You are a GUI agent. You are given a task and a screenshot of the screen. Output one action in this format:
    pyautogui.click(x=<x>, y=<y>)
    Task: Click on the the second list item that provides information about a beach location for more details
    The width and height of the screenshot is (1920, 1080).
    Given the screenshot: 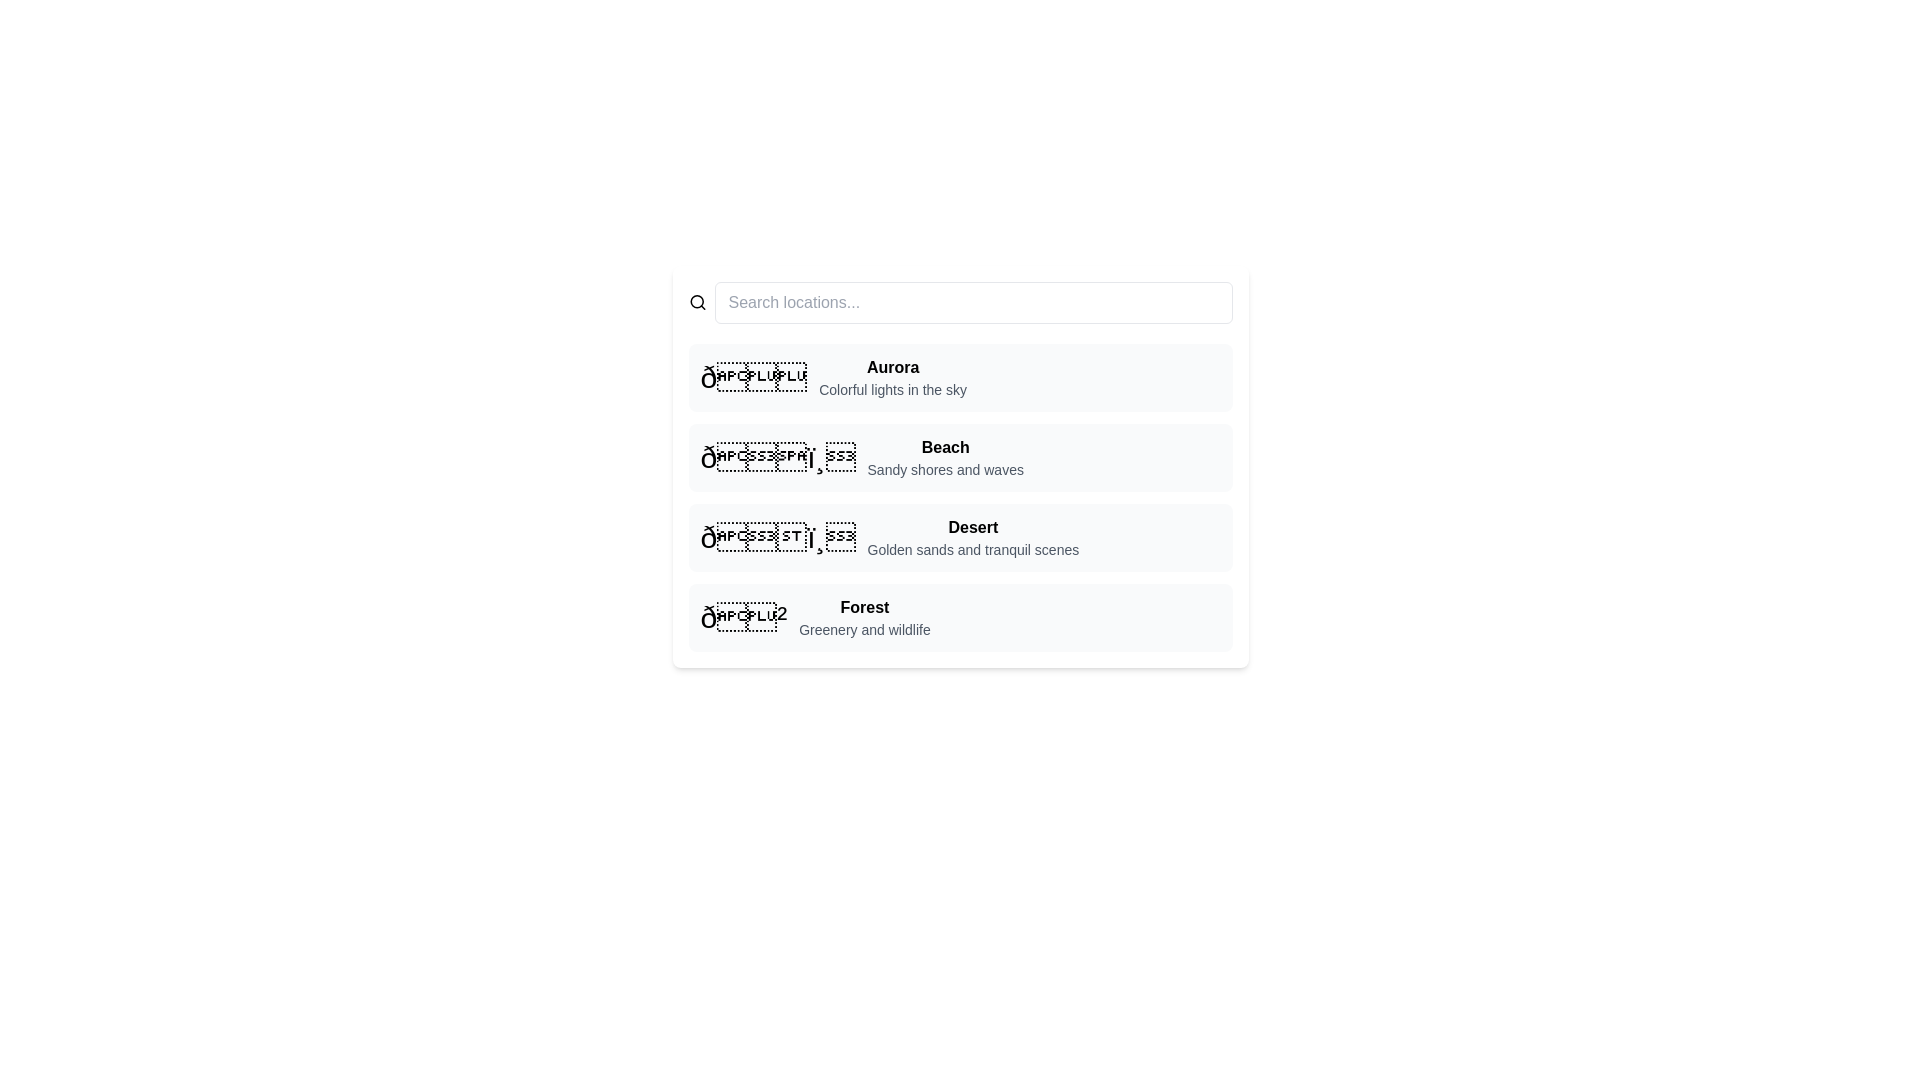 What is the action you would take?
    pyautogui.click(x=960, y=458)
    